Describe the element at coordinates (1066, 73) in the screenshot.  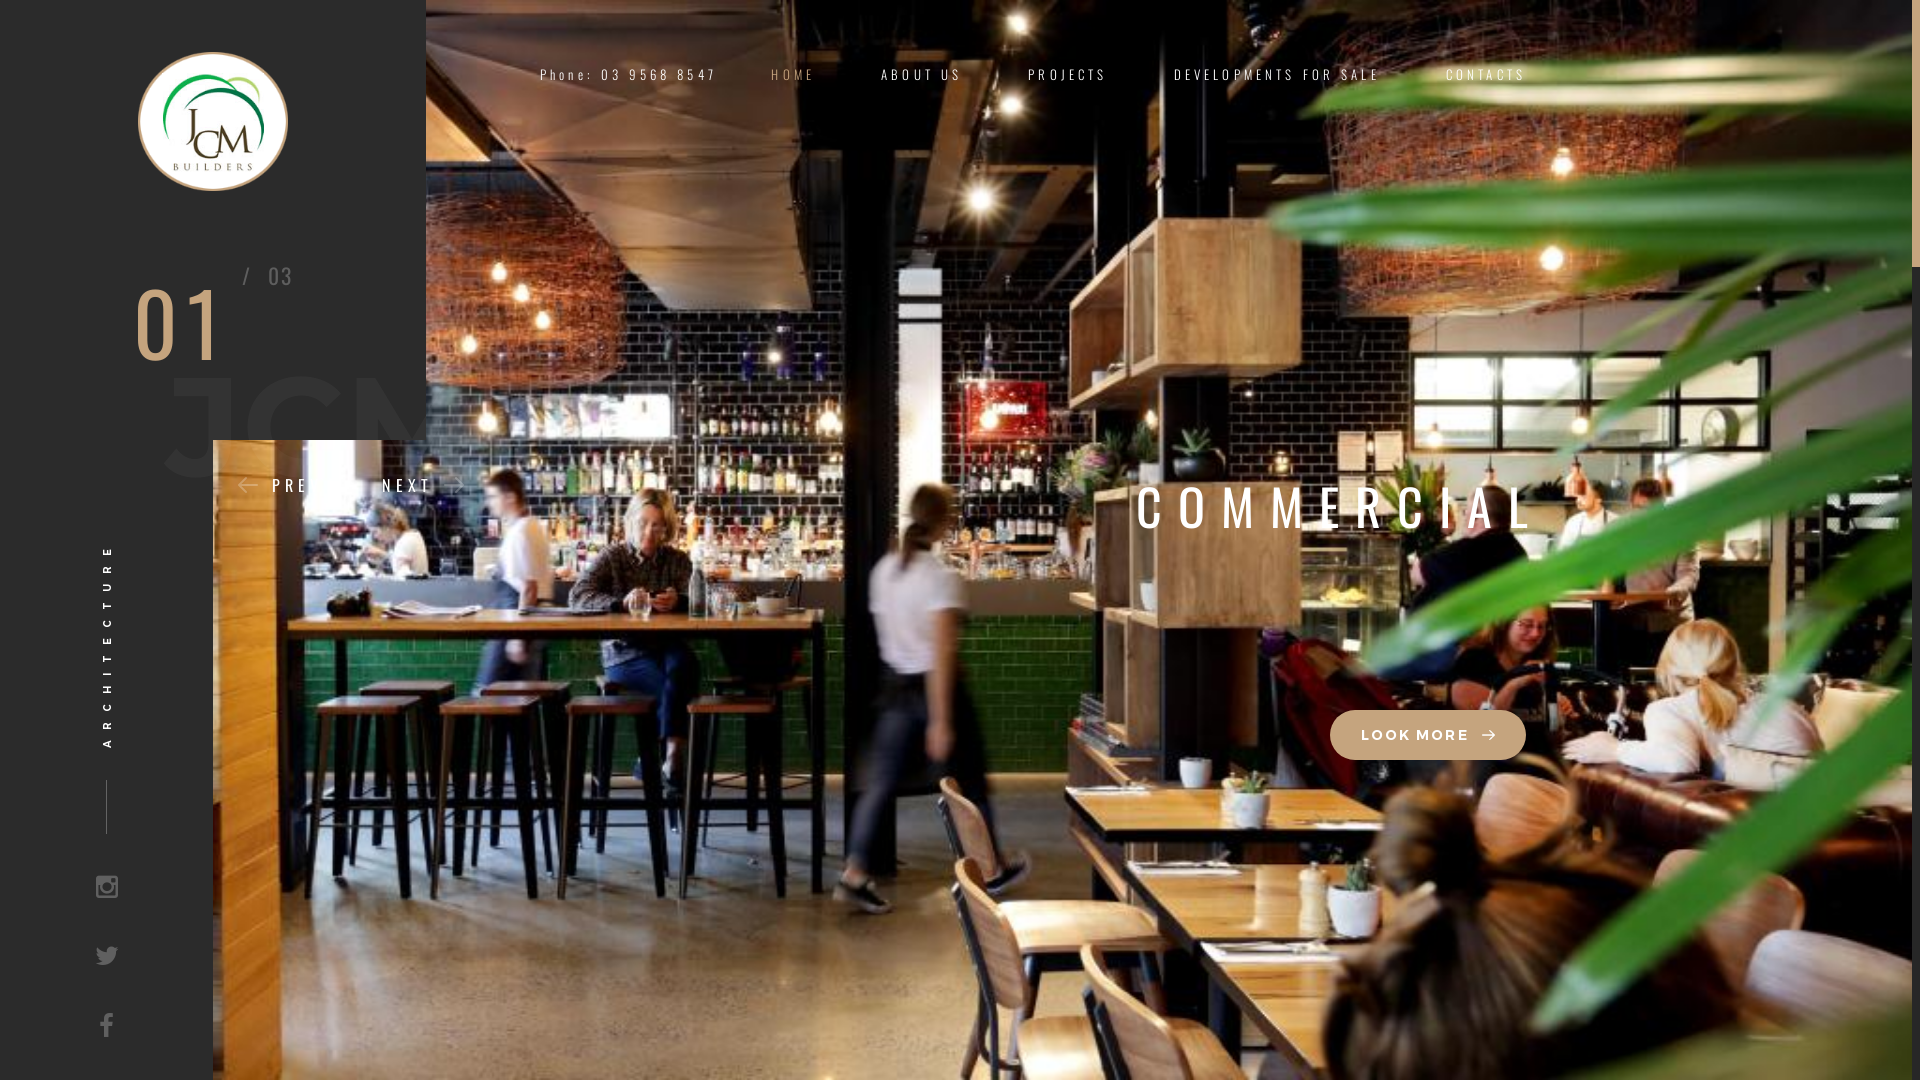
I see `'PROJECTS'` at that location.